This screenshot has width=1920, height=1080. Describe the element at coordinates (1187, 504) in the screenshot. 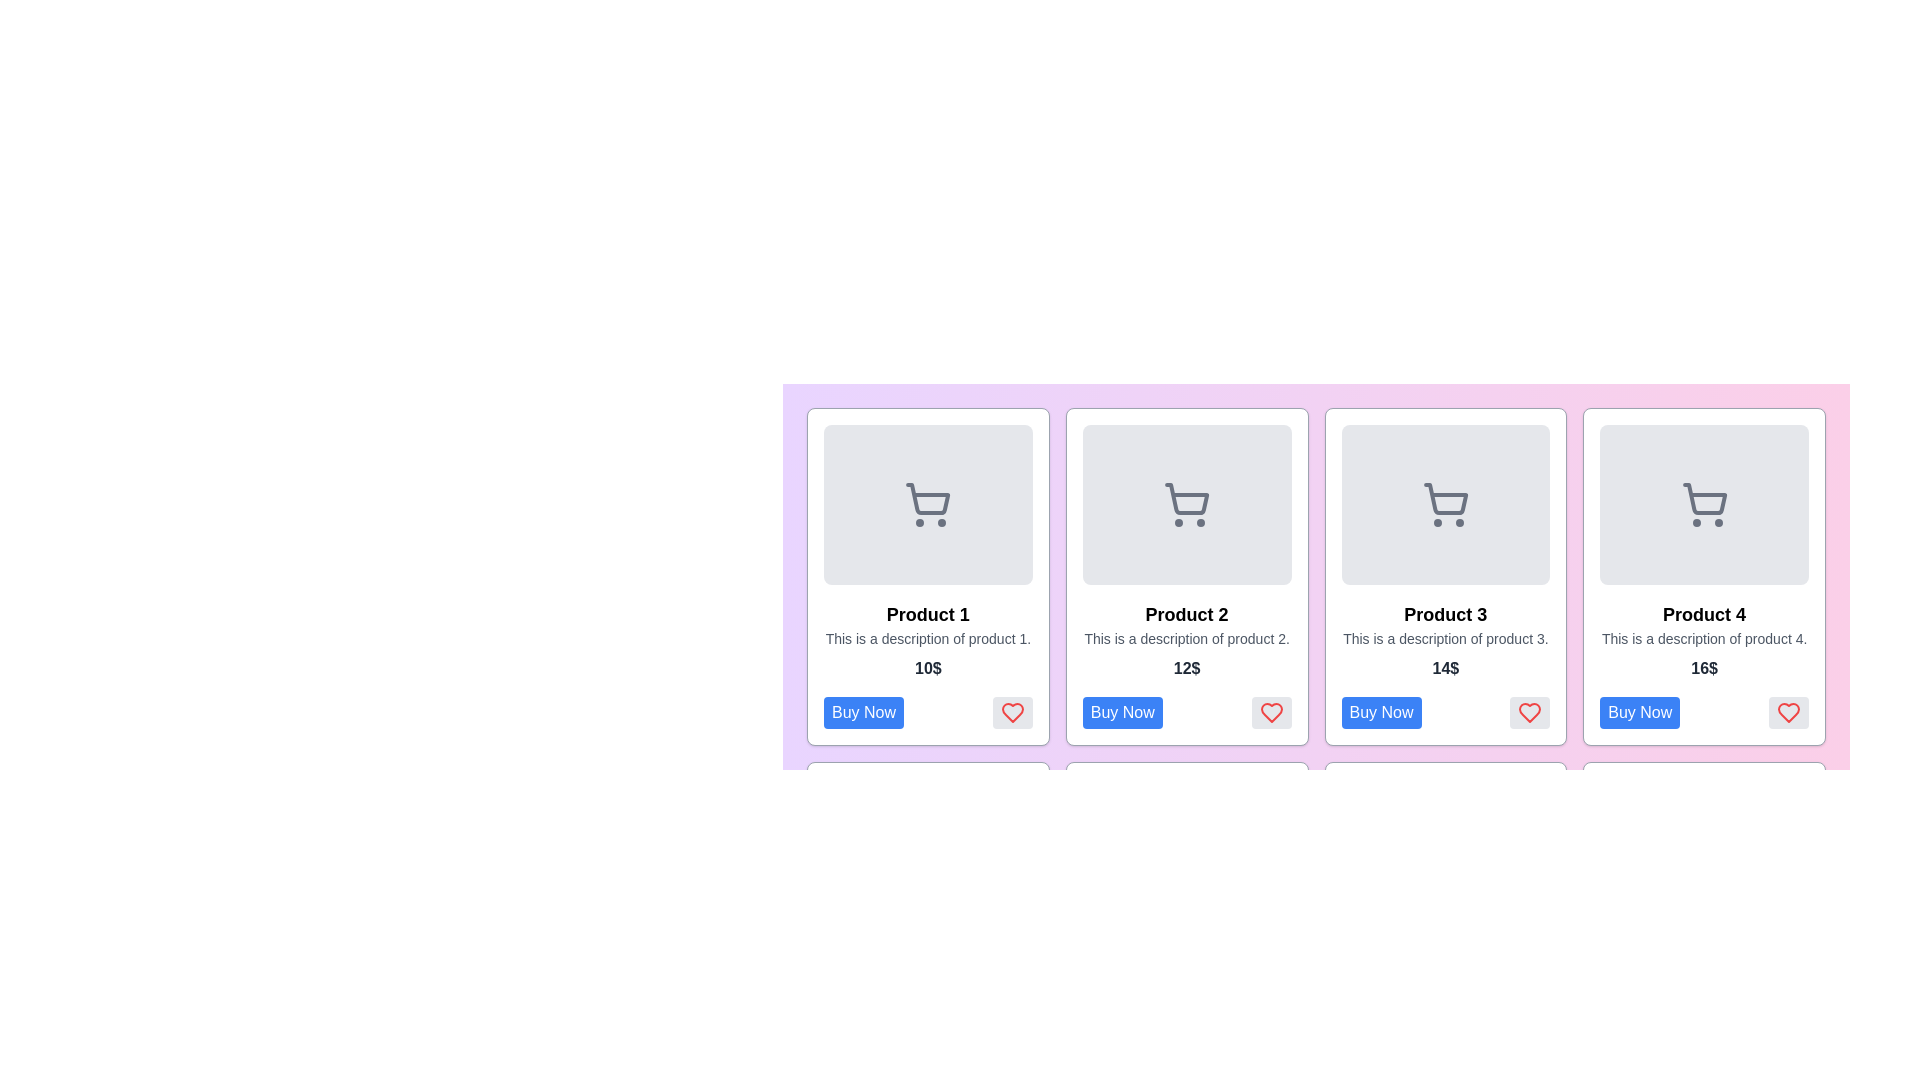

I see `the shopping cart icon located in the second product card, above the text 'Product 2', to initiate an action` at that location.